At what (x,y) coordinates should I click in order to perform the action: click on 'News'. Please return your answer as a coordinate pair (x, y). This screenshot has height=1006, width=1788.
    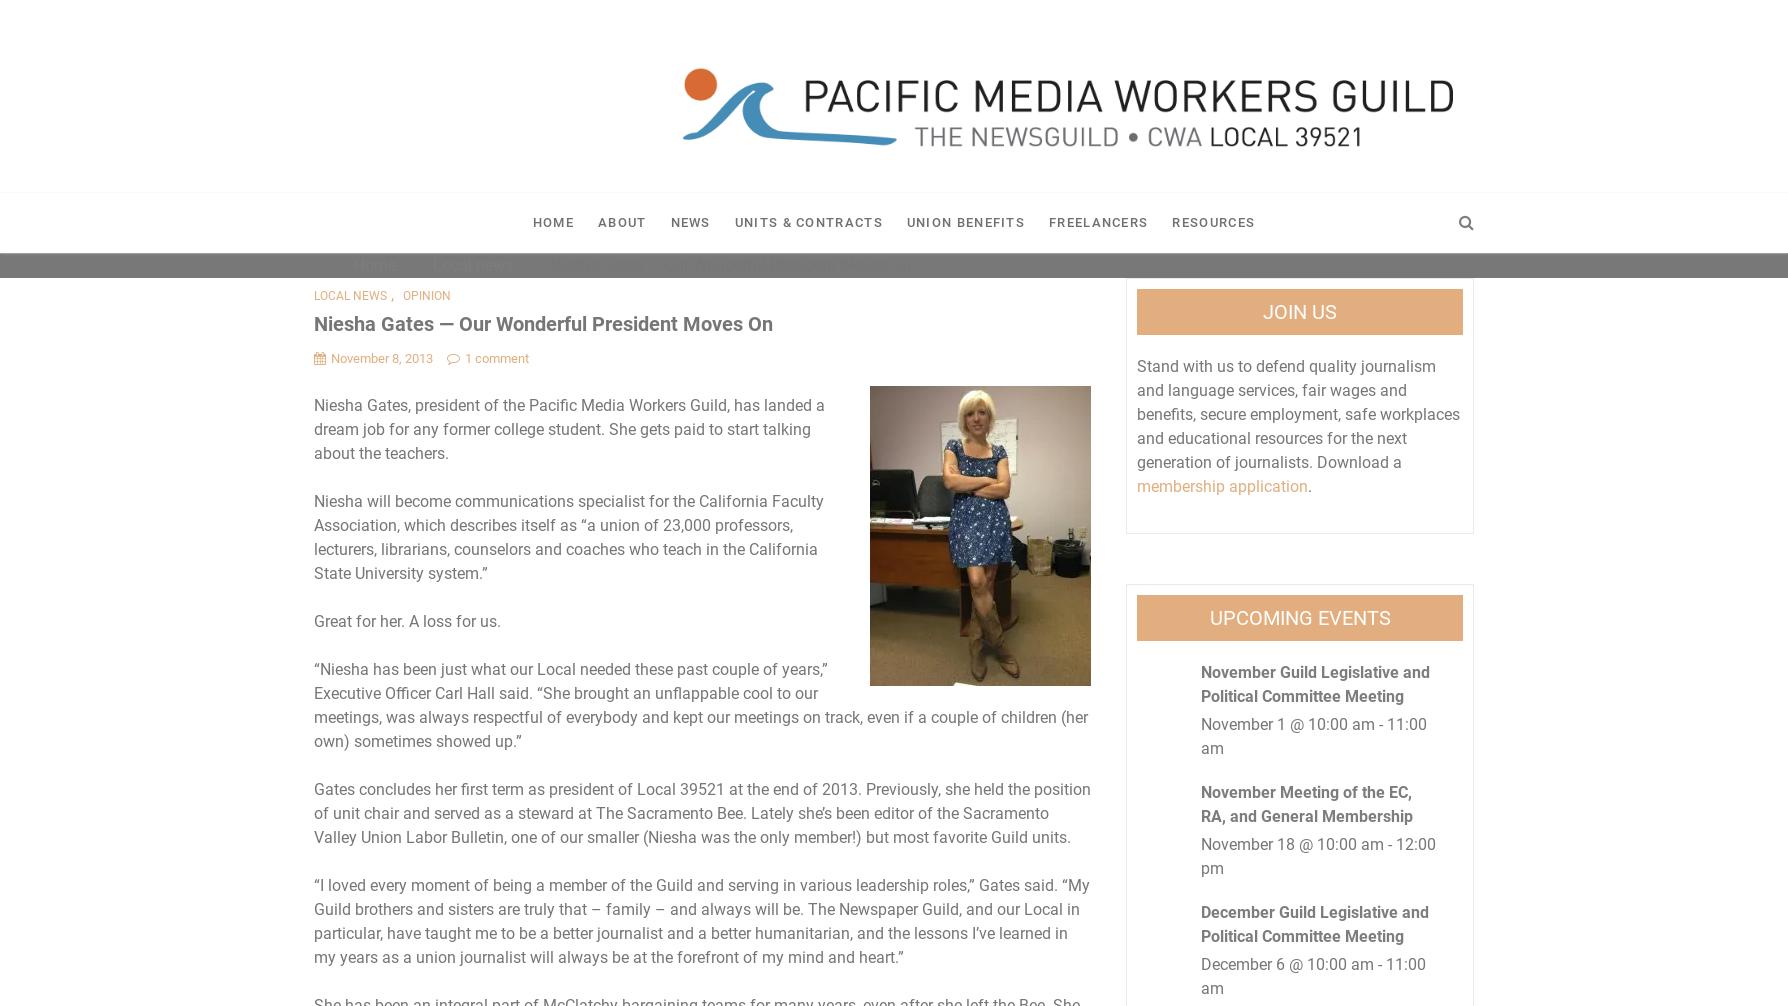
    Looking at the image, I should click on (688, 222).